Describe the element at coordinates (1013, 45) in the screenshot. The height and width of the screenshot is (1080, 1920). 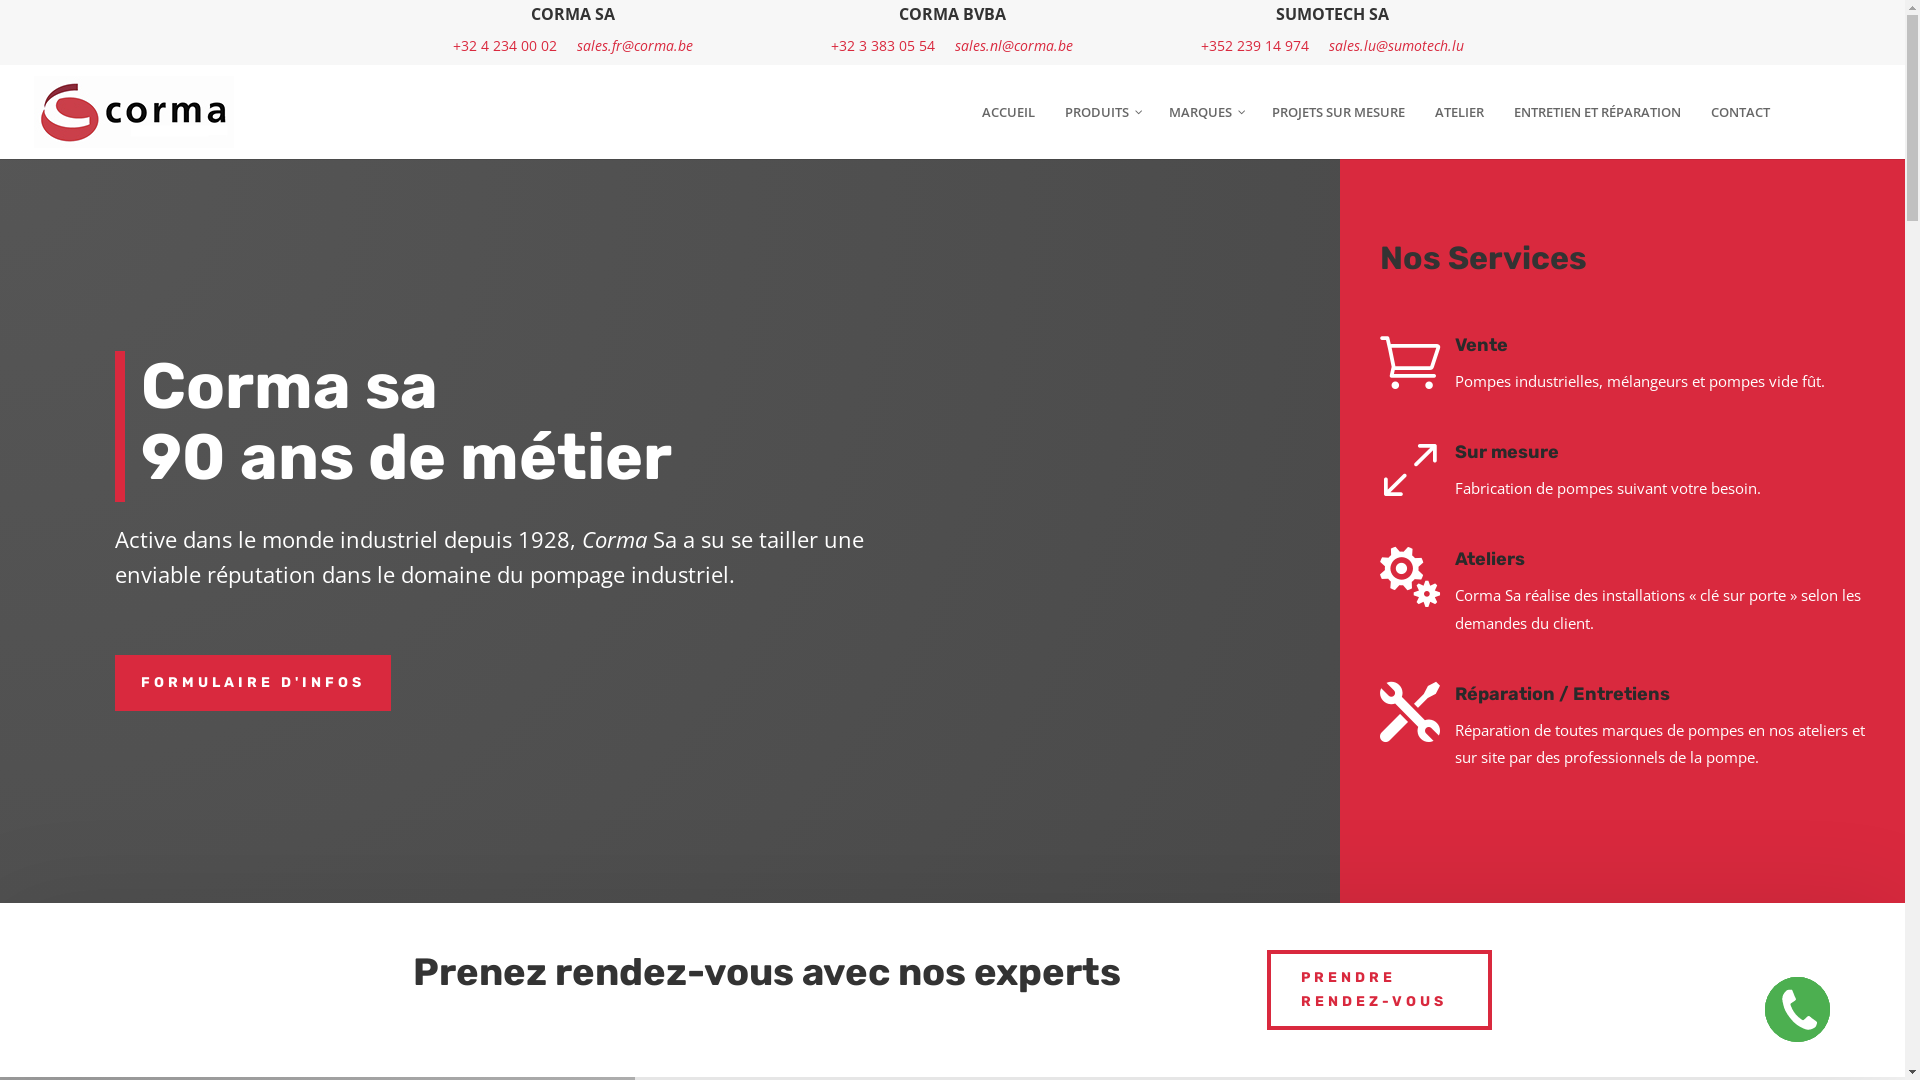
I see `'sales.nl@corma.be'` at that location.